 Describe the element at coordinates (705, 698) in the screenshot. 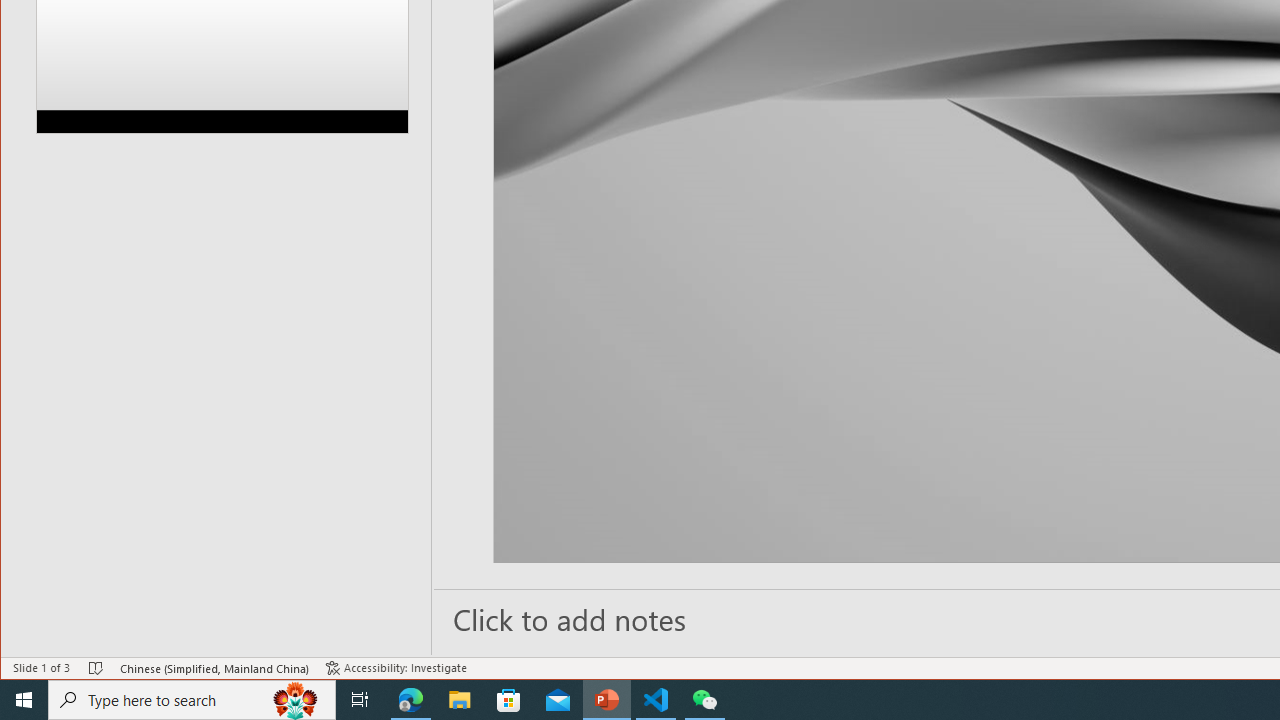

I see `'WeChat - 1 running window'` at that location.